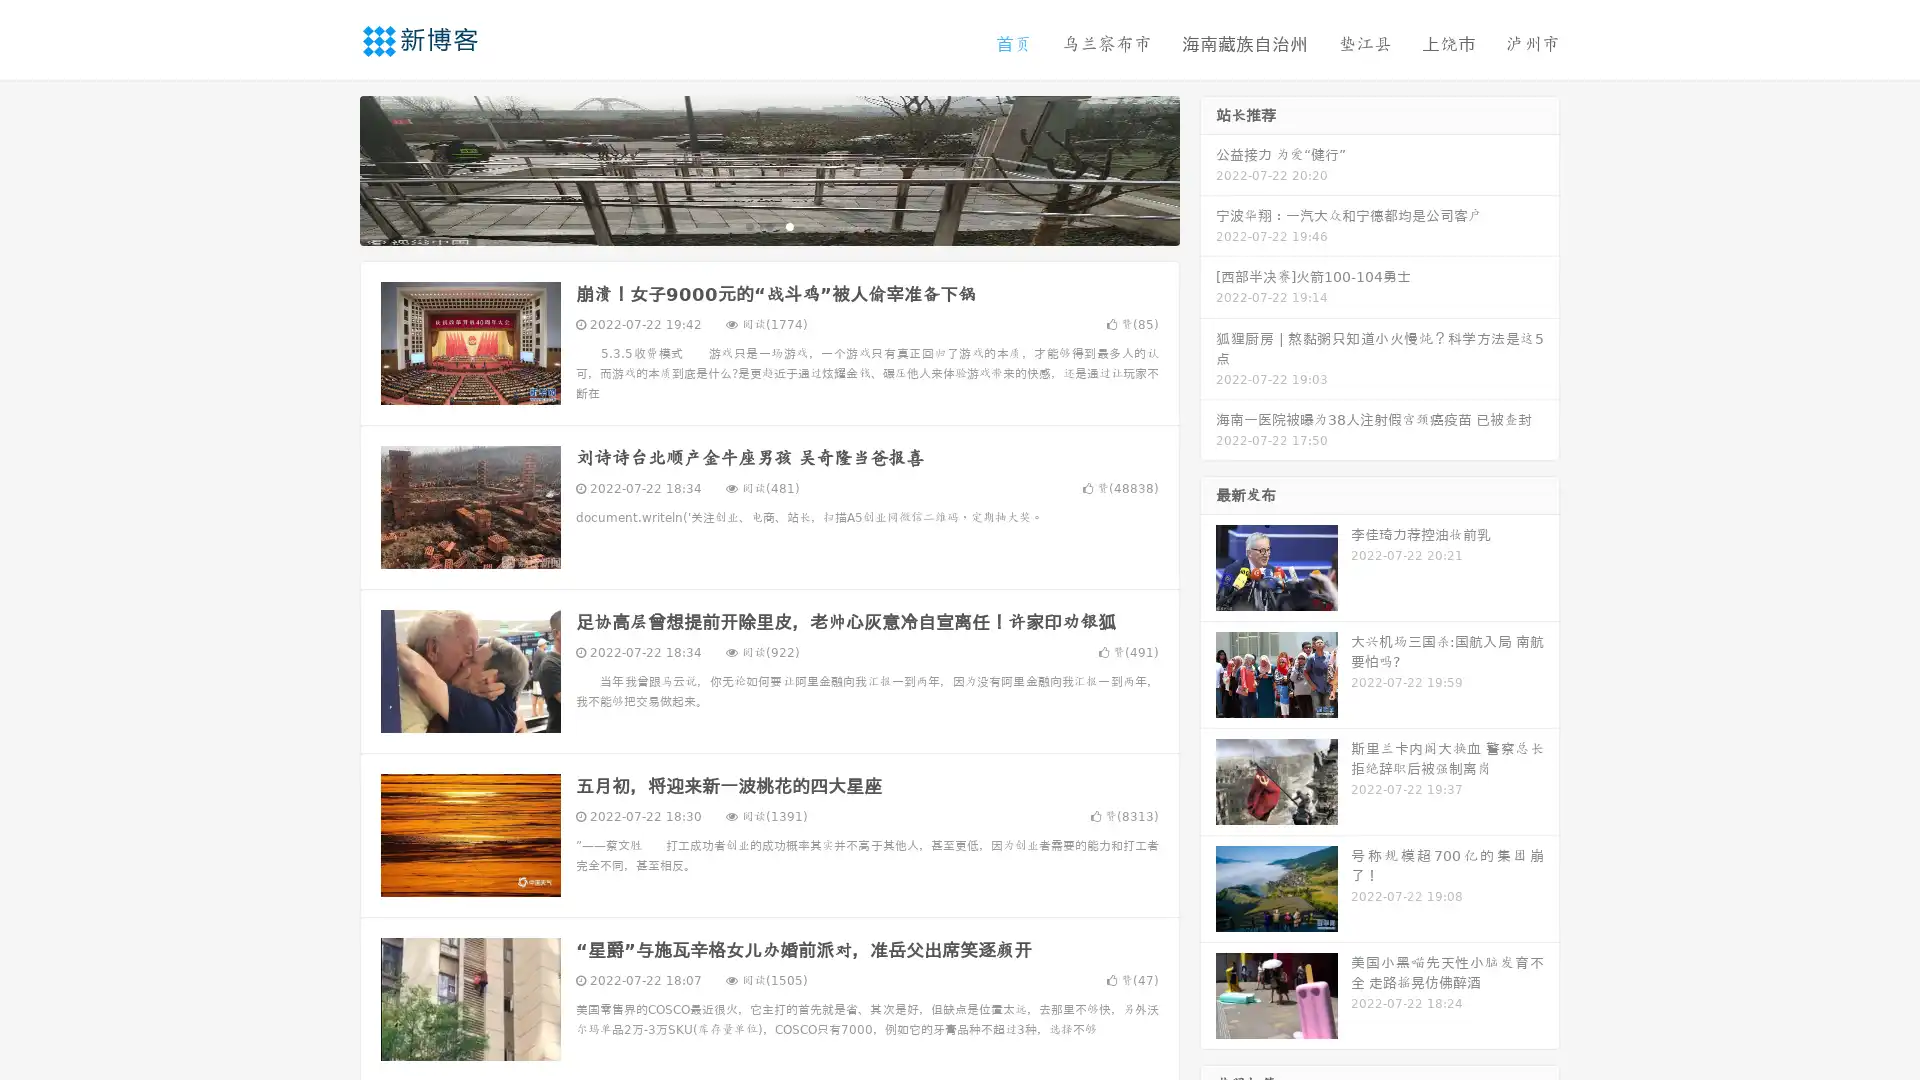  I want to click on Next slide, so click(1208, 168).